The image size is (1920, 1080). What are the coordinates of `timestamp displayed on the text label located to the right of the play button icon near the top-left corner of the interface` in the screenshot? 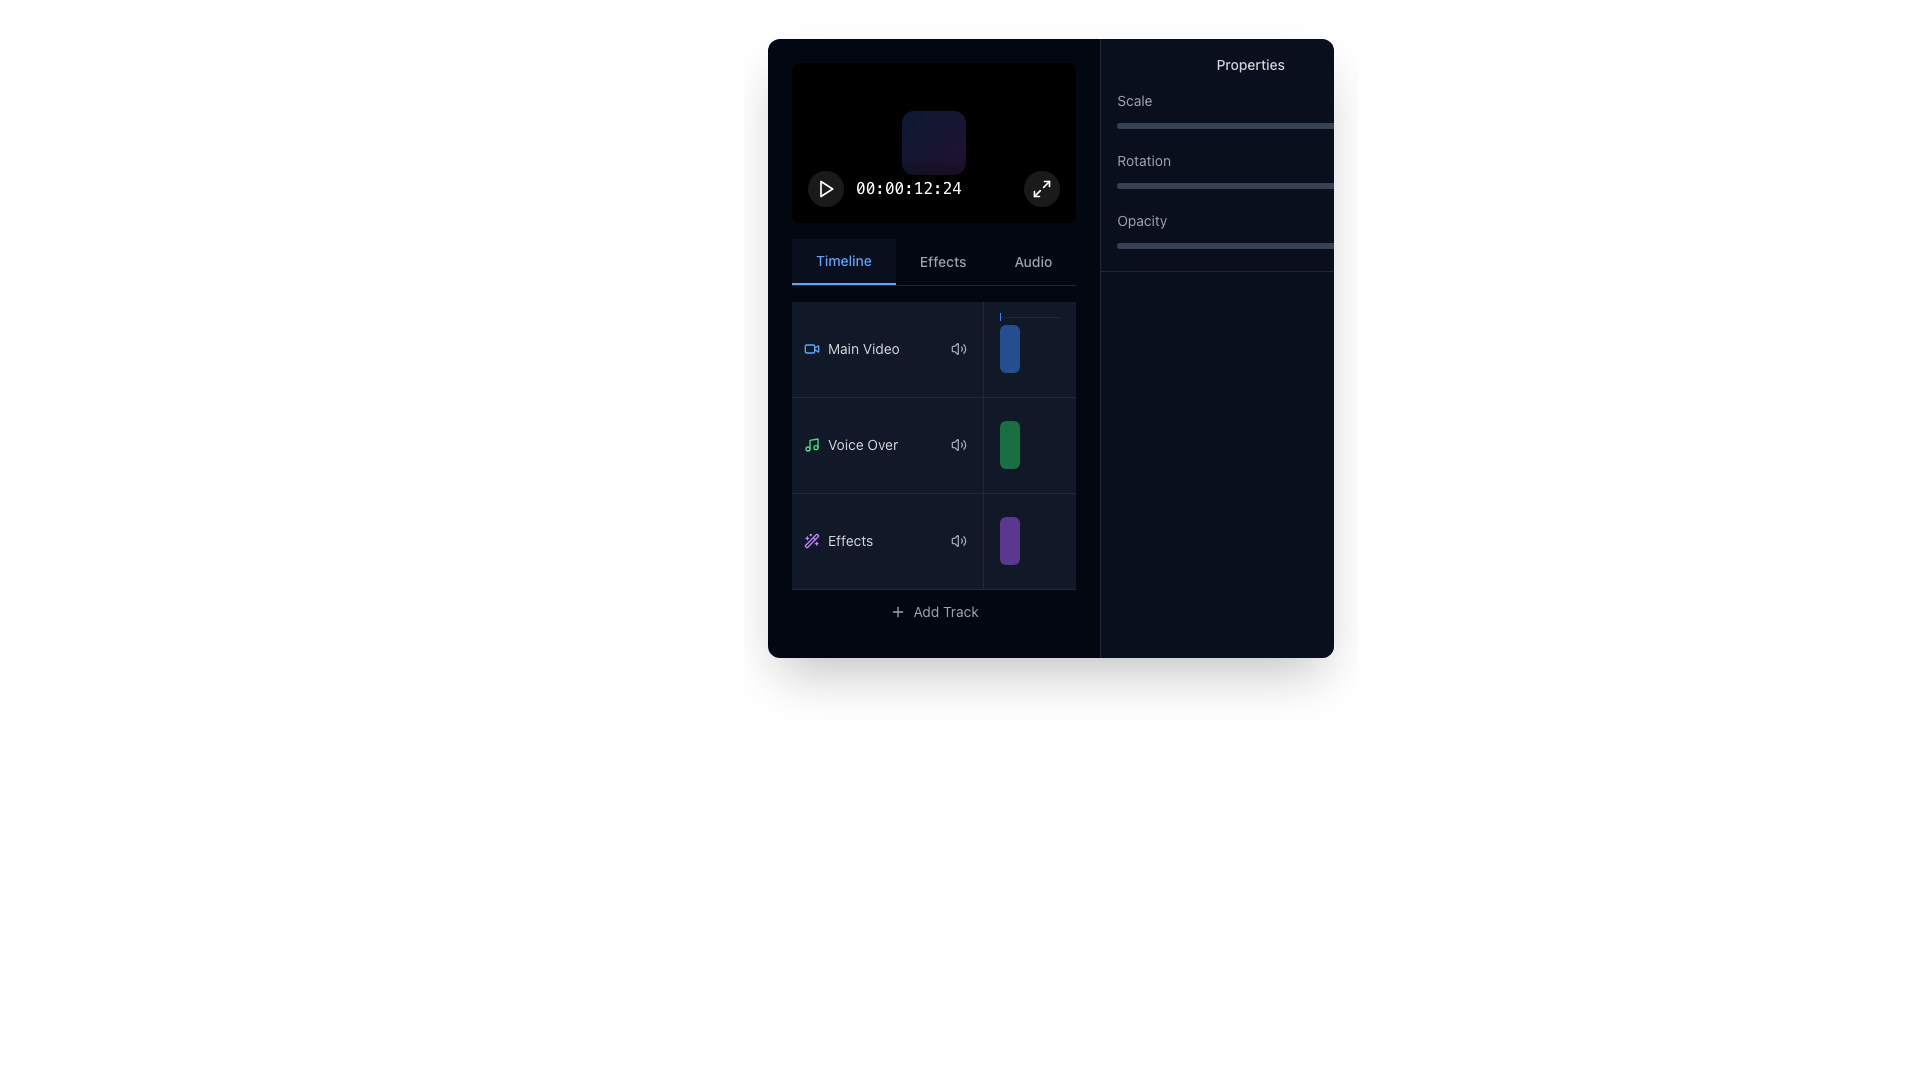 It's located at (883, 188).